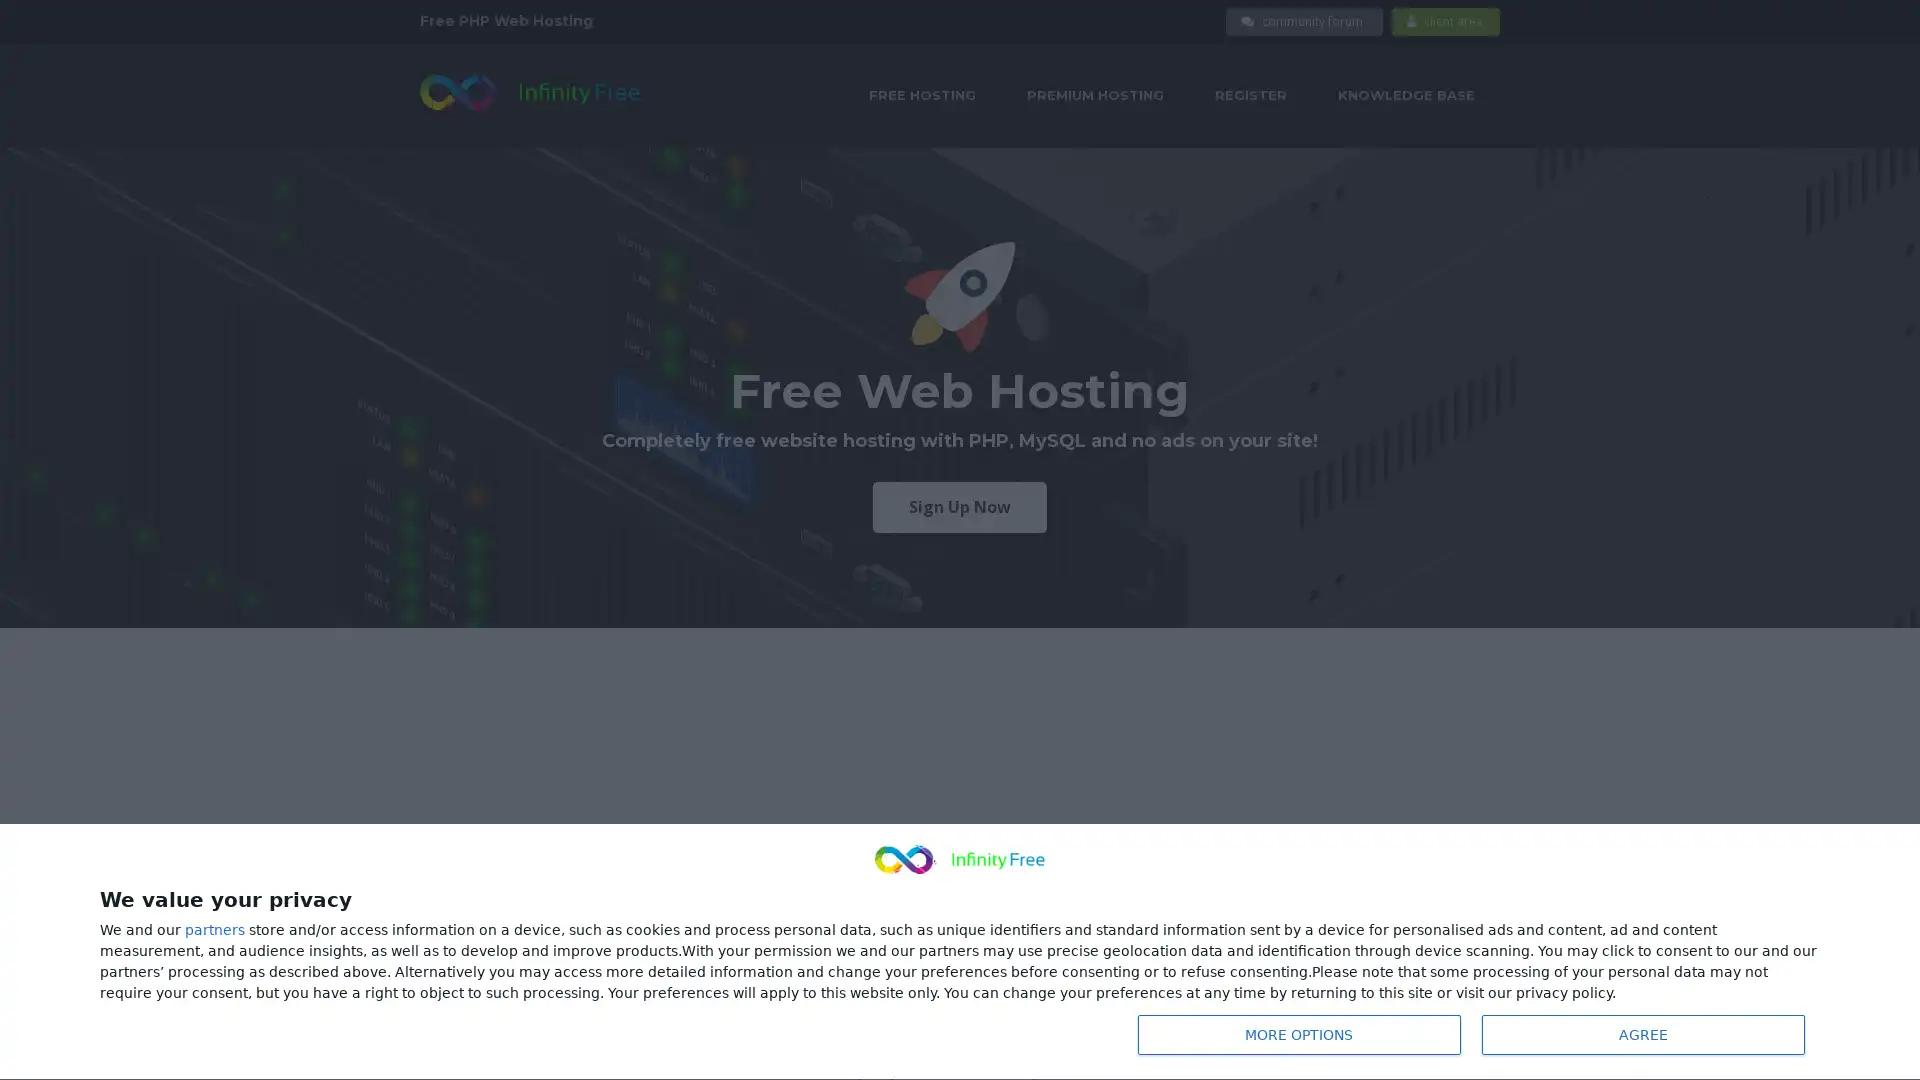 The height and width of the screenshot is (1080, 1920). What do you see at coordinates (1296, 1034) in the screenshot?
I see `MORE OPTIONS` at bounding box center [1296, 1034].